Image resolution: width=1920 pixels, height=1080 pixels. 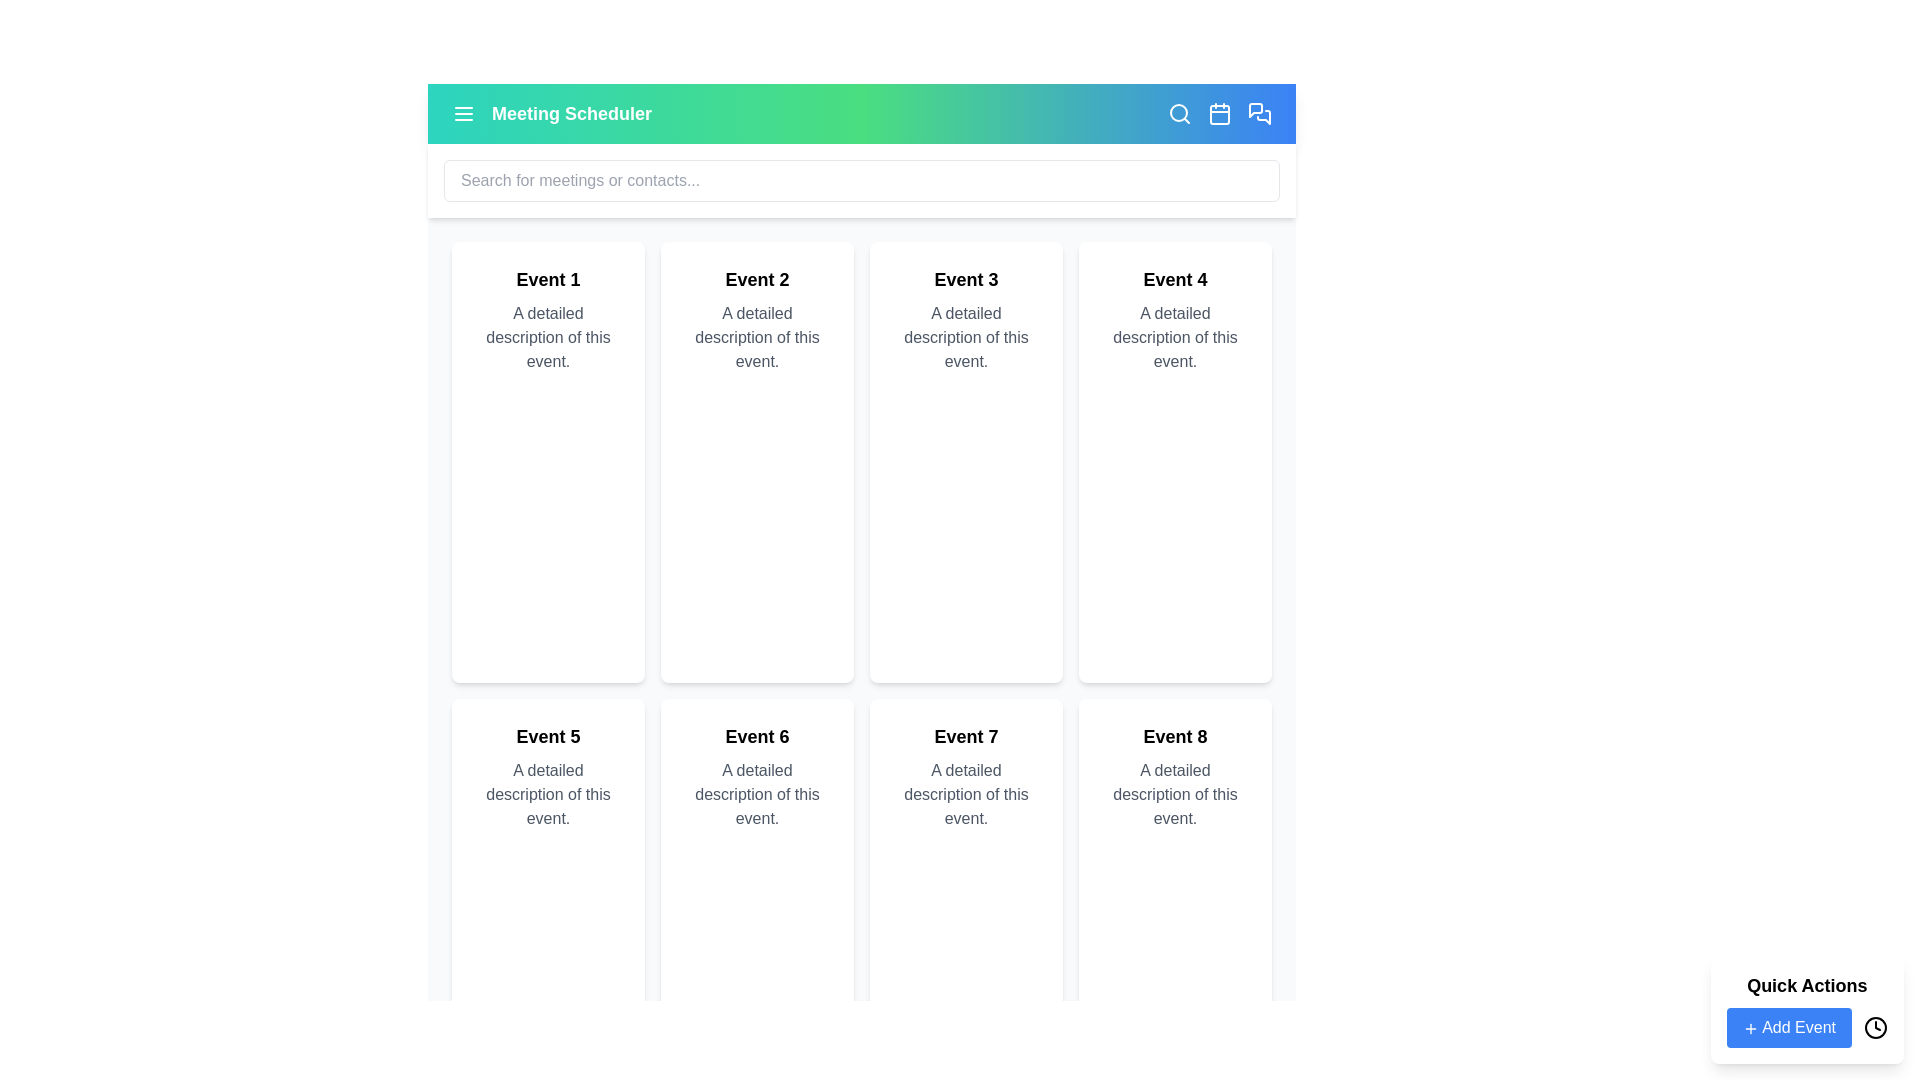 What do you see at coordinates (1175, 280) in the screenshot?
I see `the text label that serves as the title of the event, located in the first row, fourth column of the grid layout, above the description text` at bounding box center [1175, 280].